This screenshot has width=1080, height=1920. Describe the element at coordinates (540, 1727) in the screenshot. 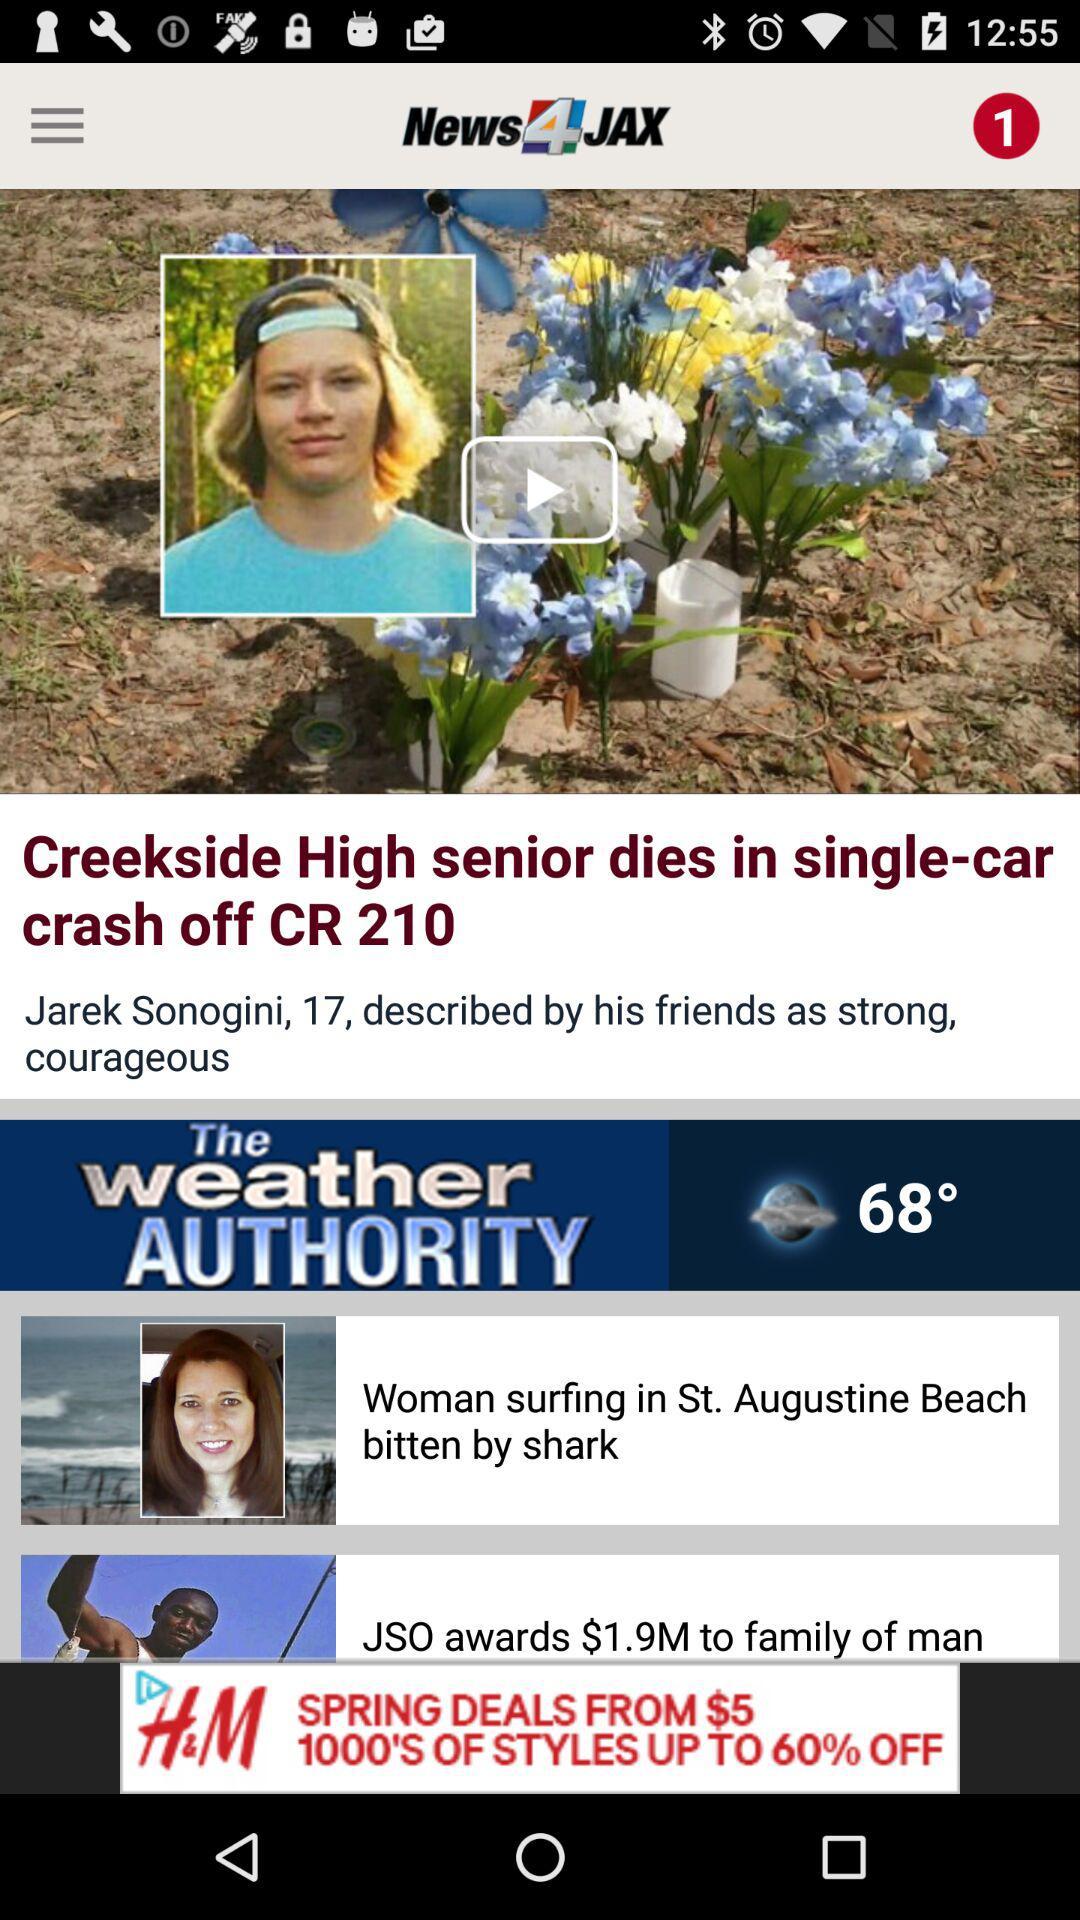

I see `offer box` at that location.